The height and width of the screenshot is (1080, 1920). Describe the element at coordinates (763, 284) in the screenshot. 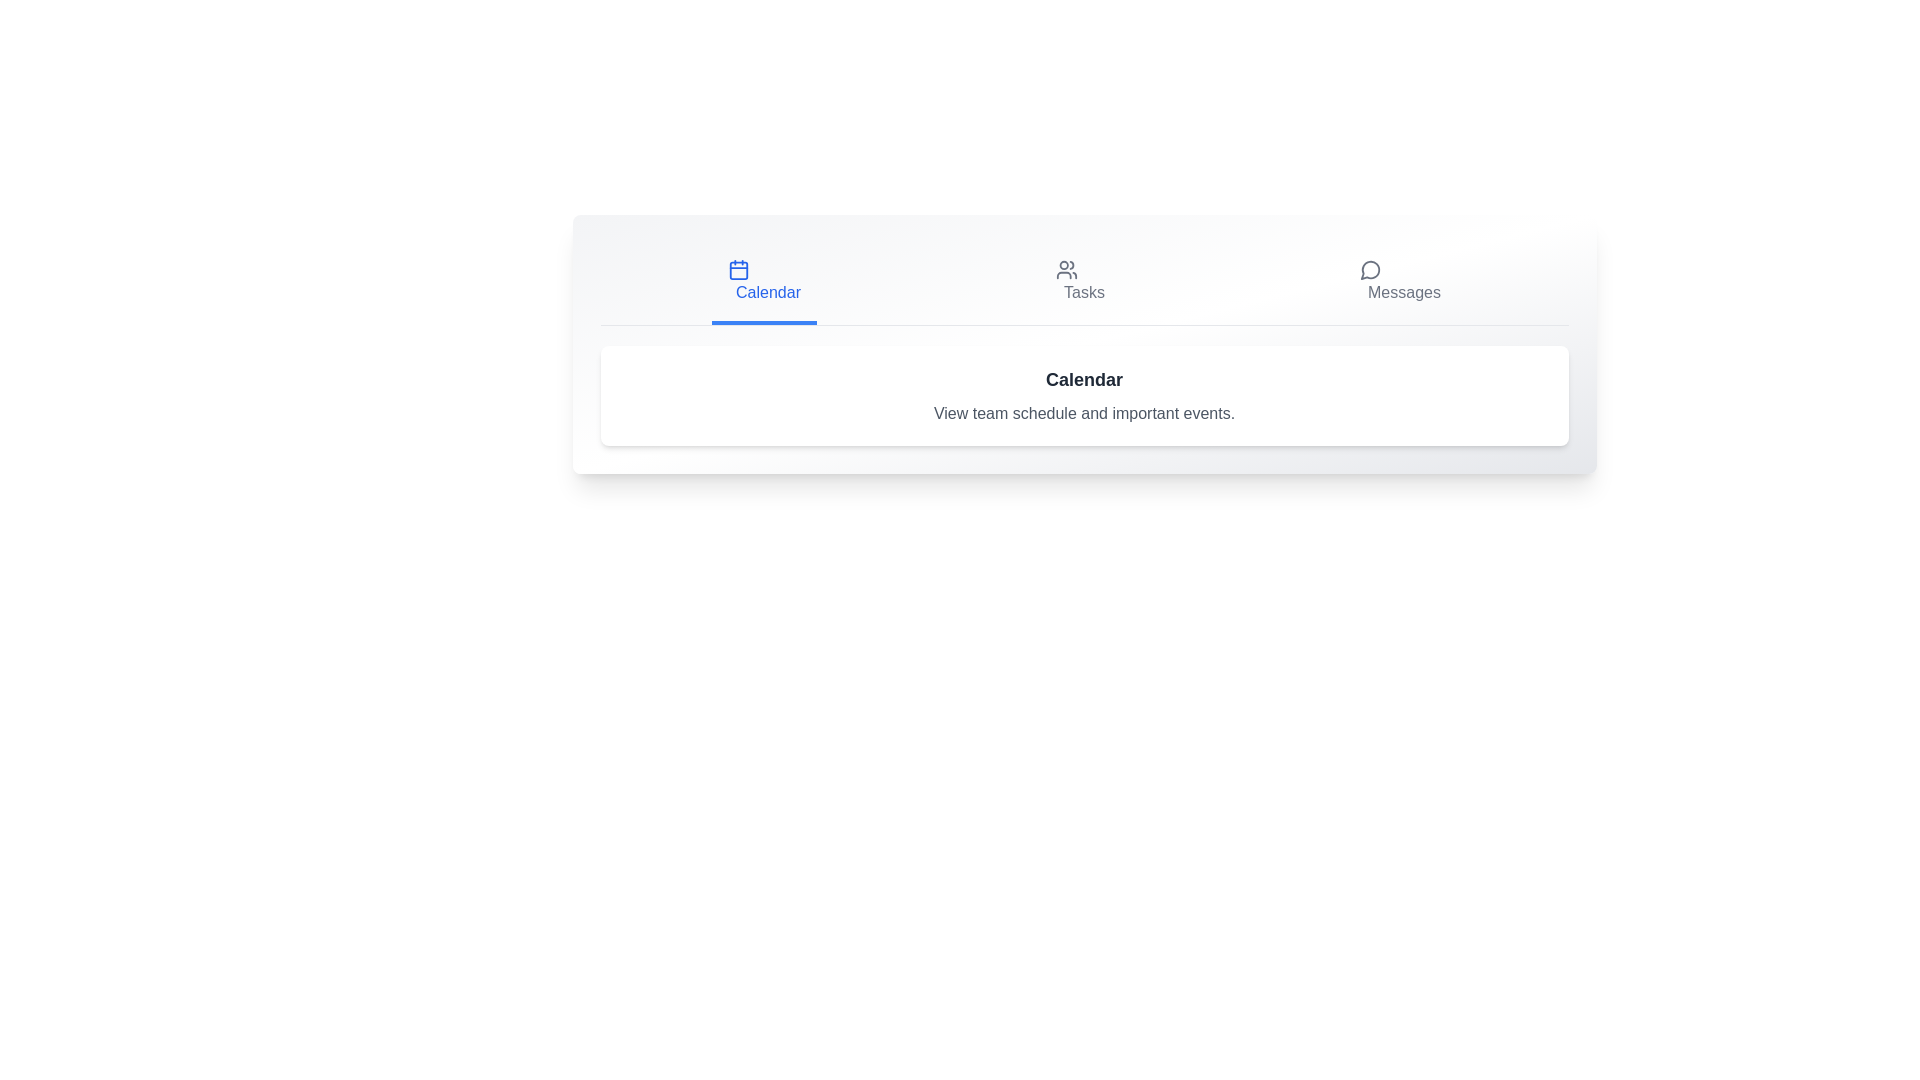

I see `the Calendar tab` at that location.